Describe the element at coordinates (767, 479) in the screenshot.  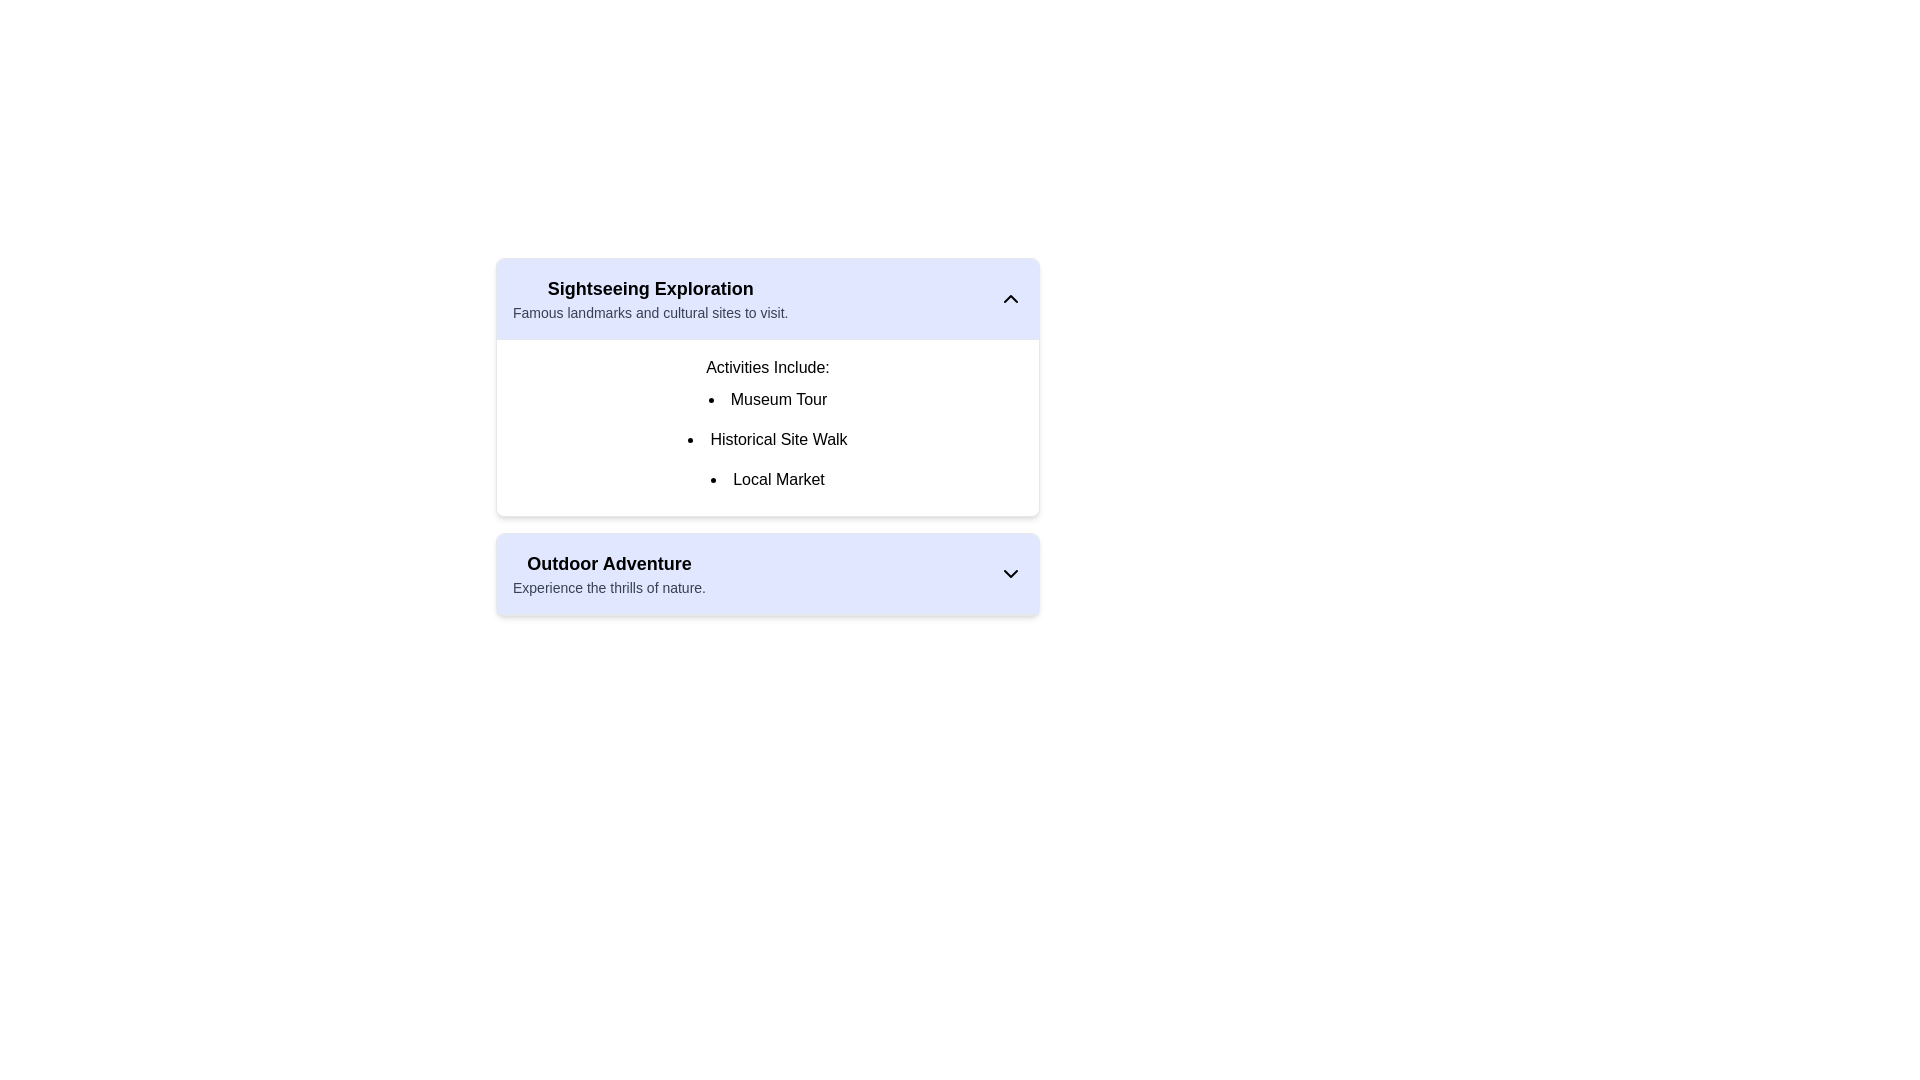
I see `text of the list item labeled 'Local Market,' which is the third item in the vertical list under the section 'Activities Include.'` at that location.